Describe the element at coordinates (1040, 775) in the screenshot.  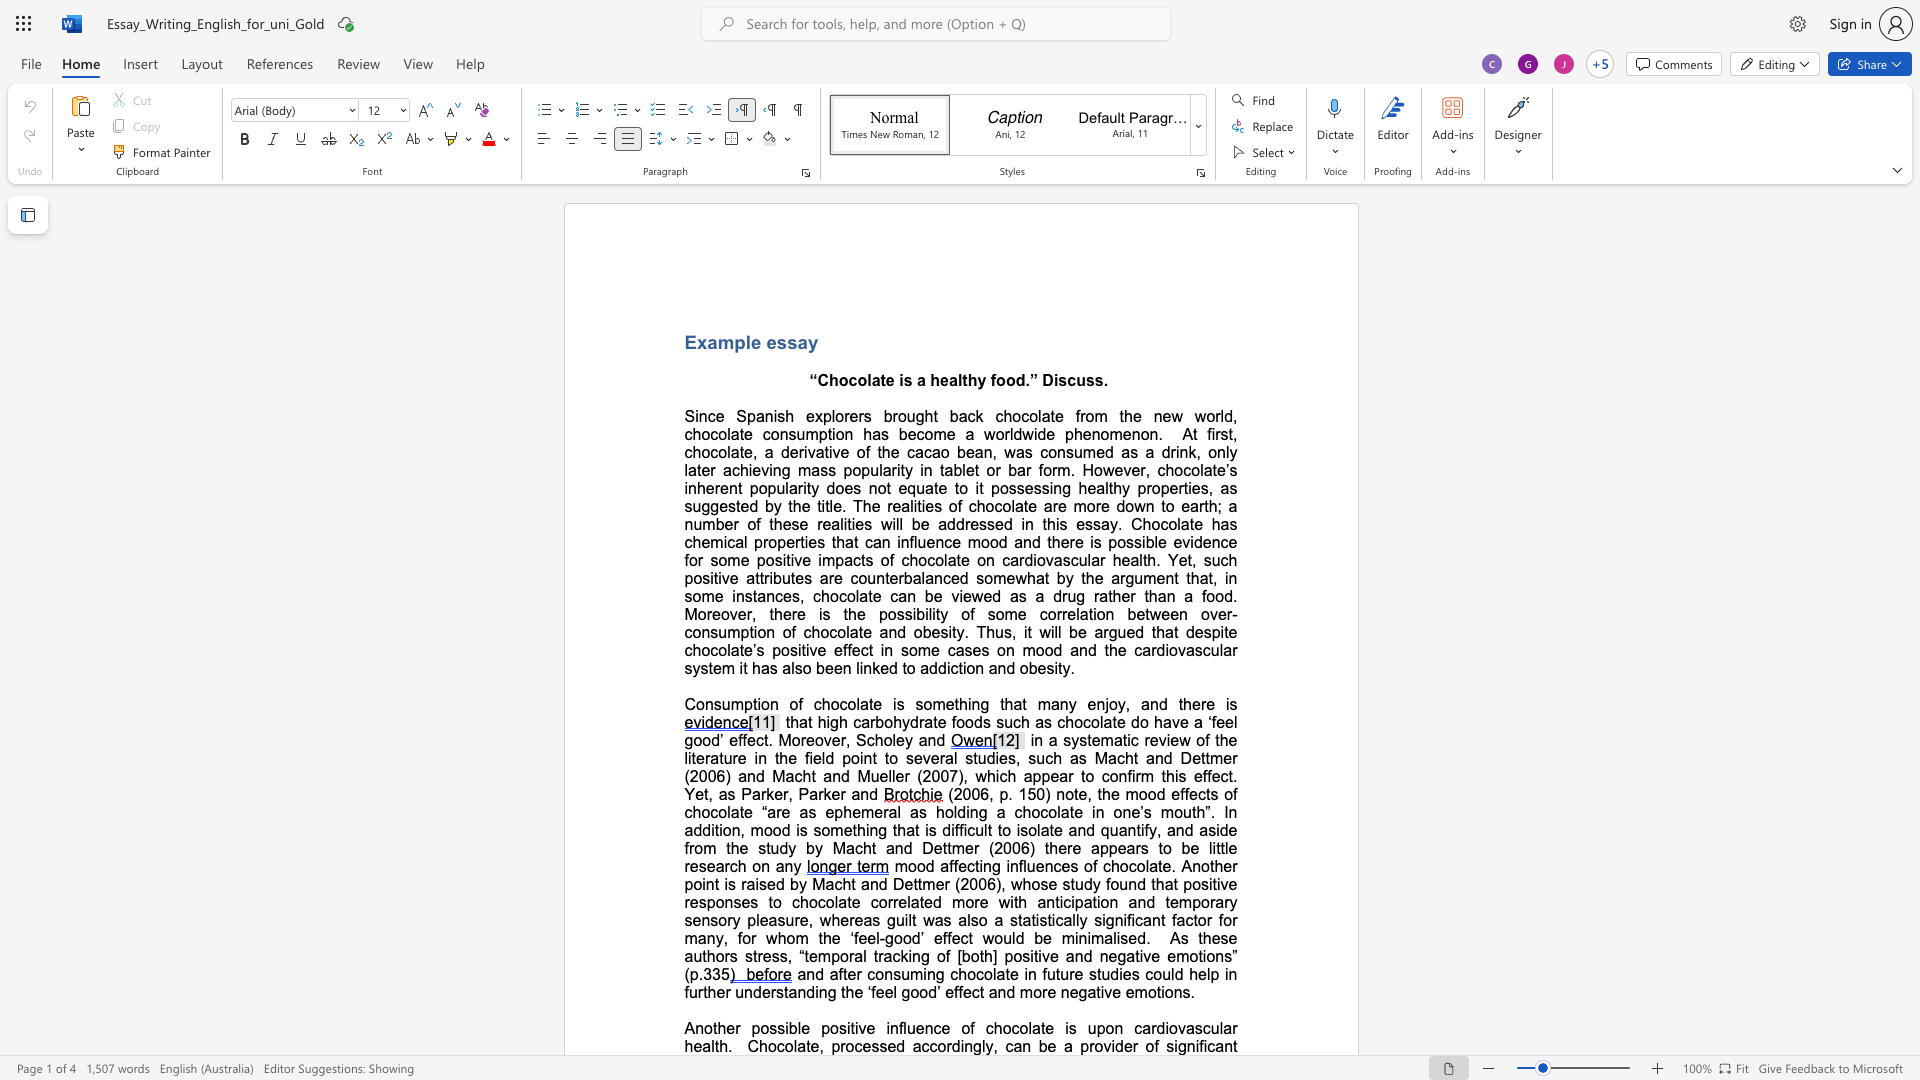
I see `the space between the continuous character "p" and "p" in the text` at that location.